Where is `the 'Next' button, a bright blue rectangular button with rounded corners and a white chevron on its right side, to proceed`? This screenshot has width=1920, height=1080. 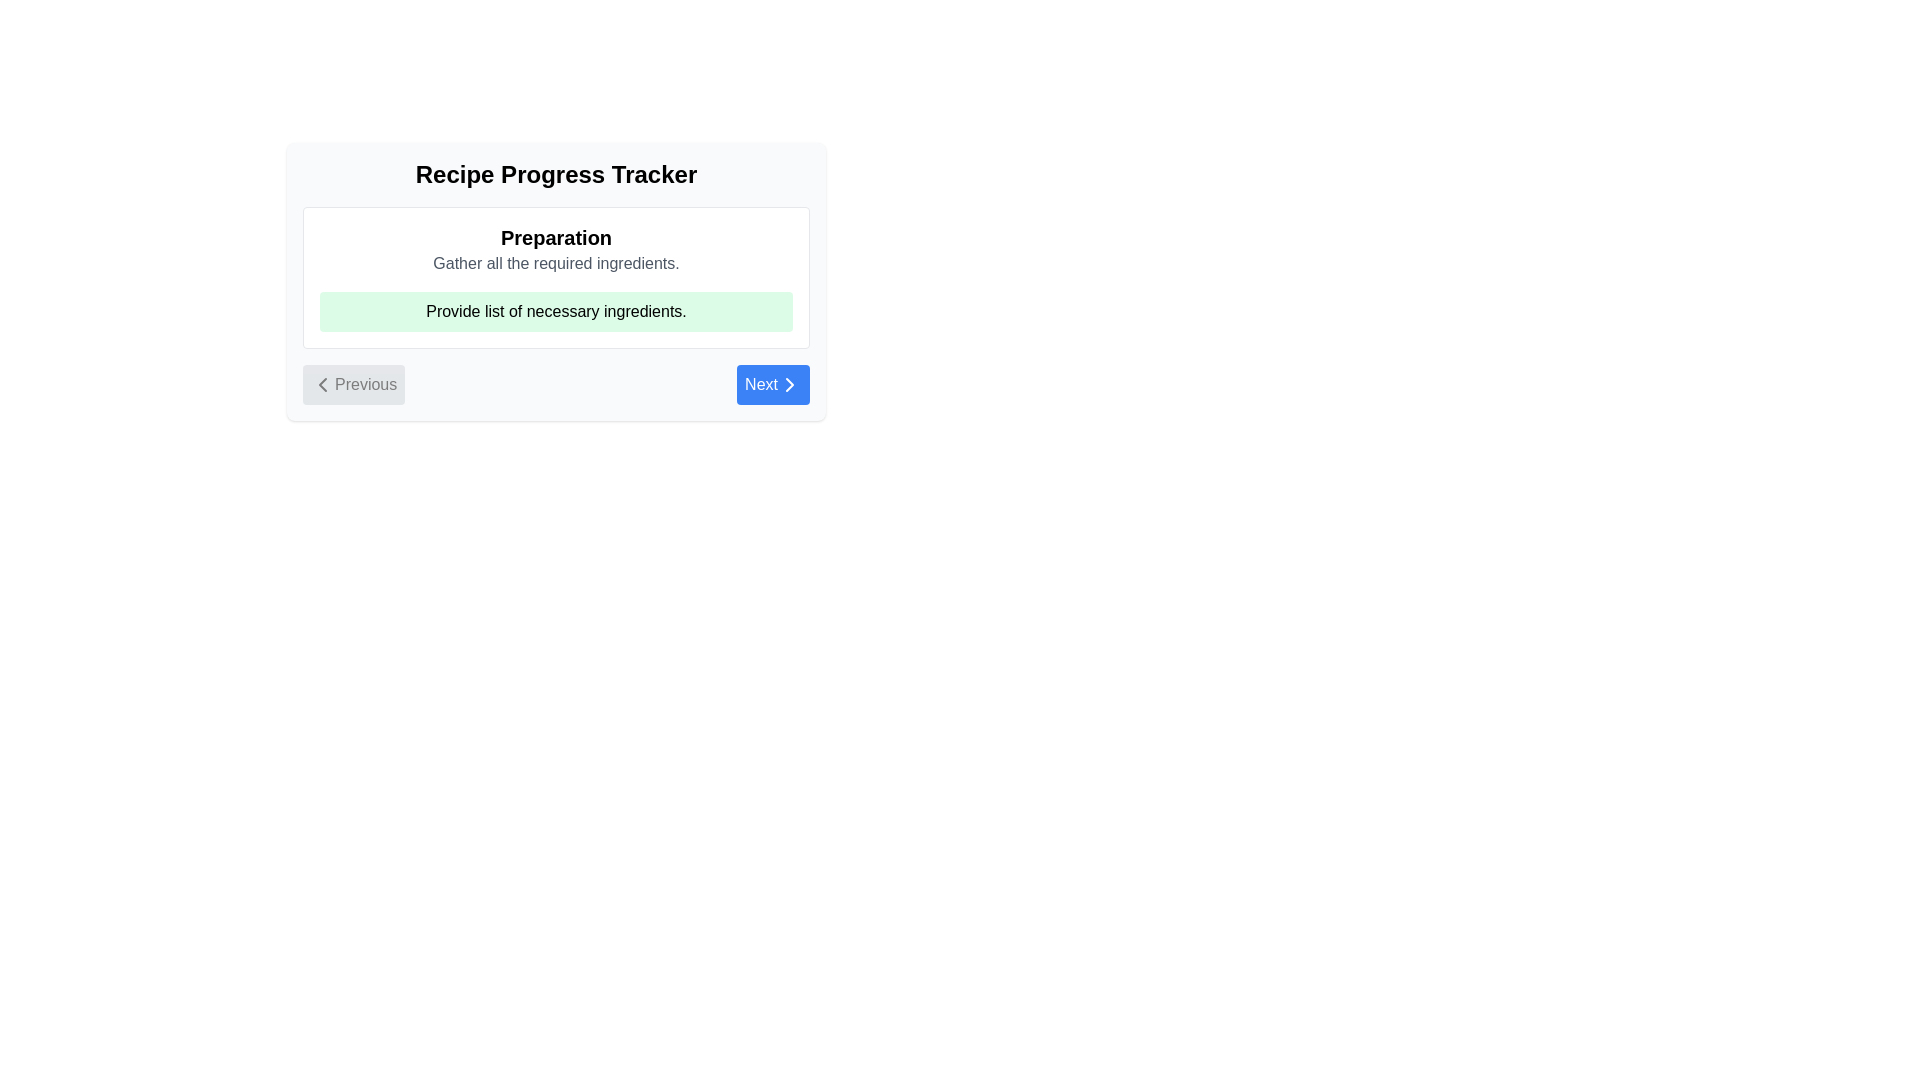 the 'Next' button, a bright blue rectangular button with rounded corners and a white chevron on its right side, to proceed is located at coordinates (772, 385).